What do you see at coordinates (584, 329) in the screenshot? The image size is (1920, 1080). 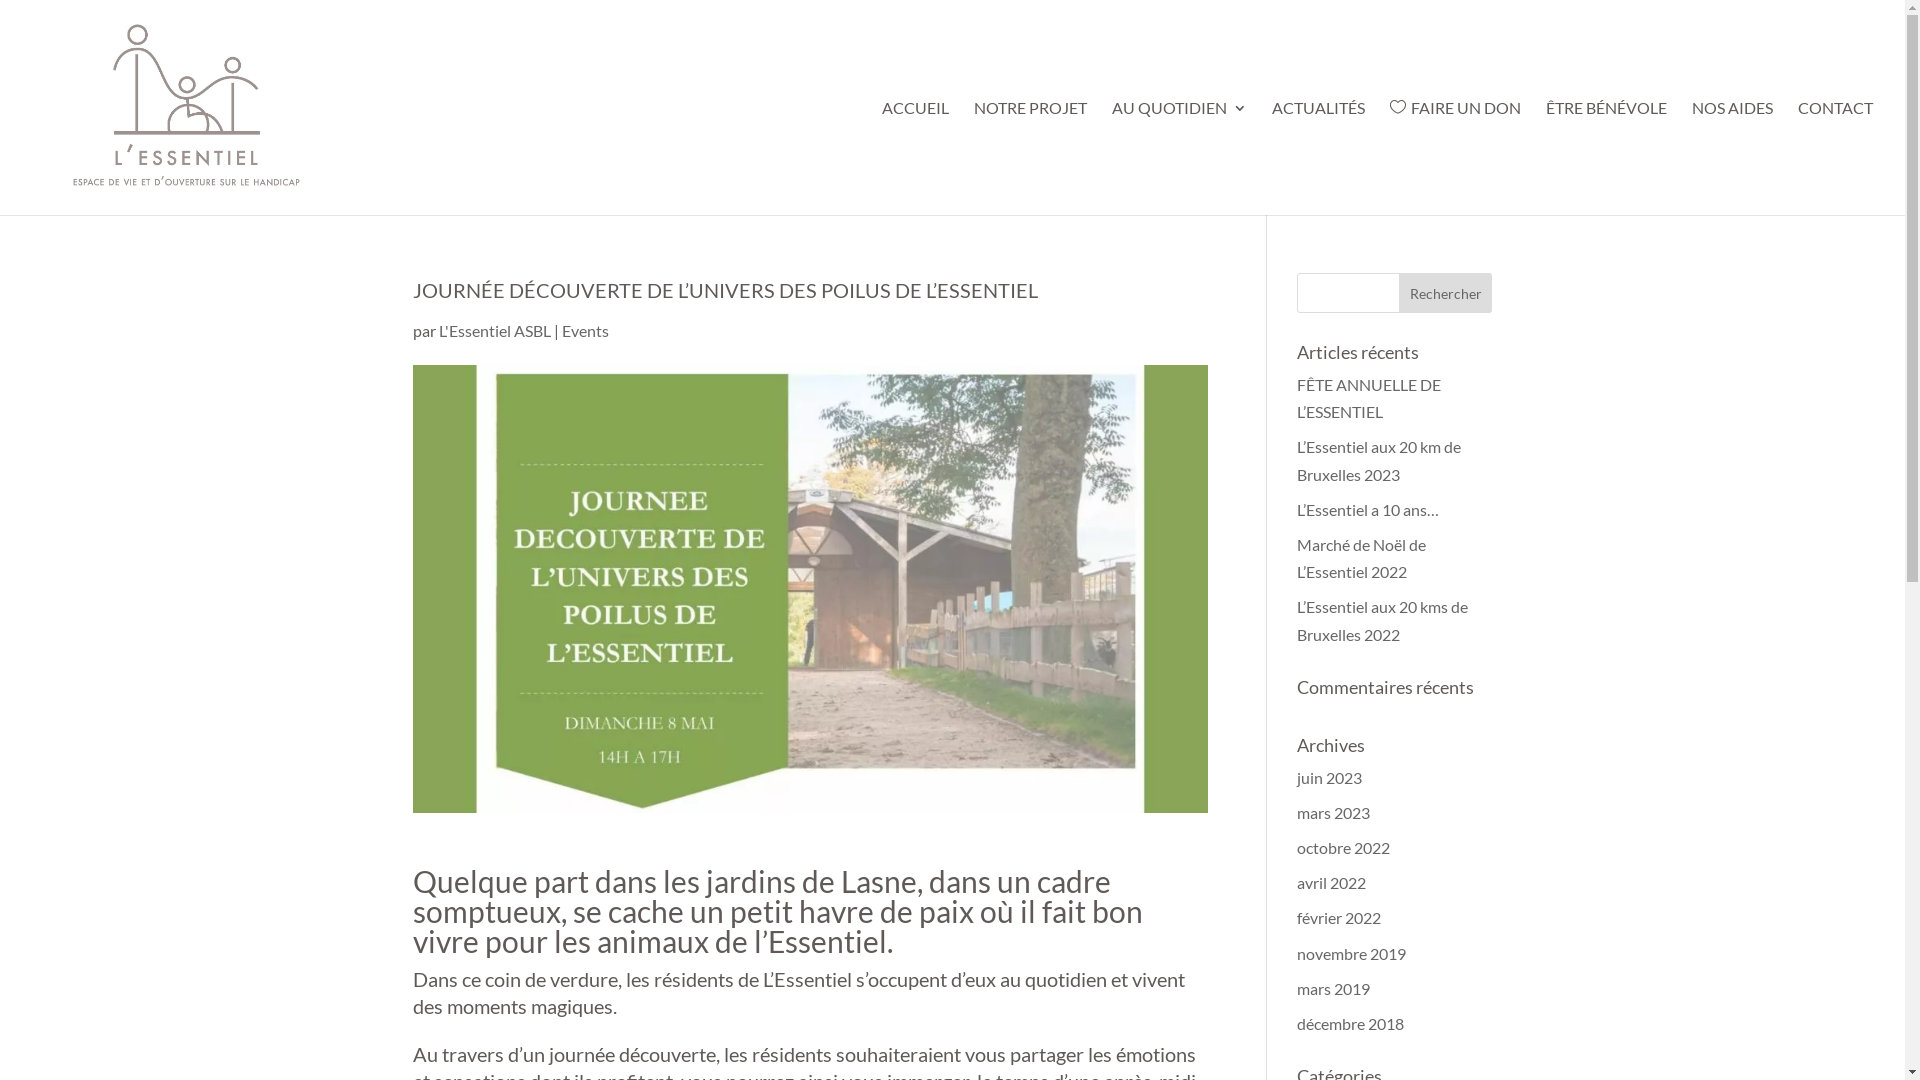 I see `'Events'` at bounding box center [584, 329].